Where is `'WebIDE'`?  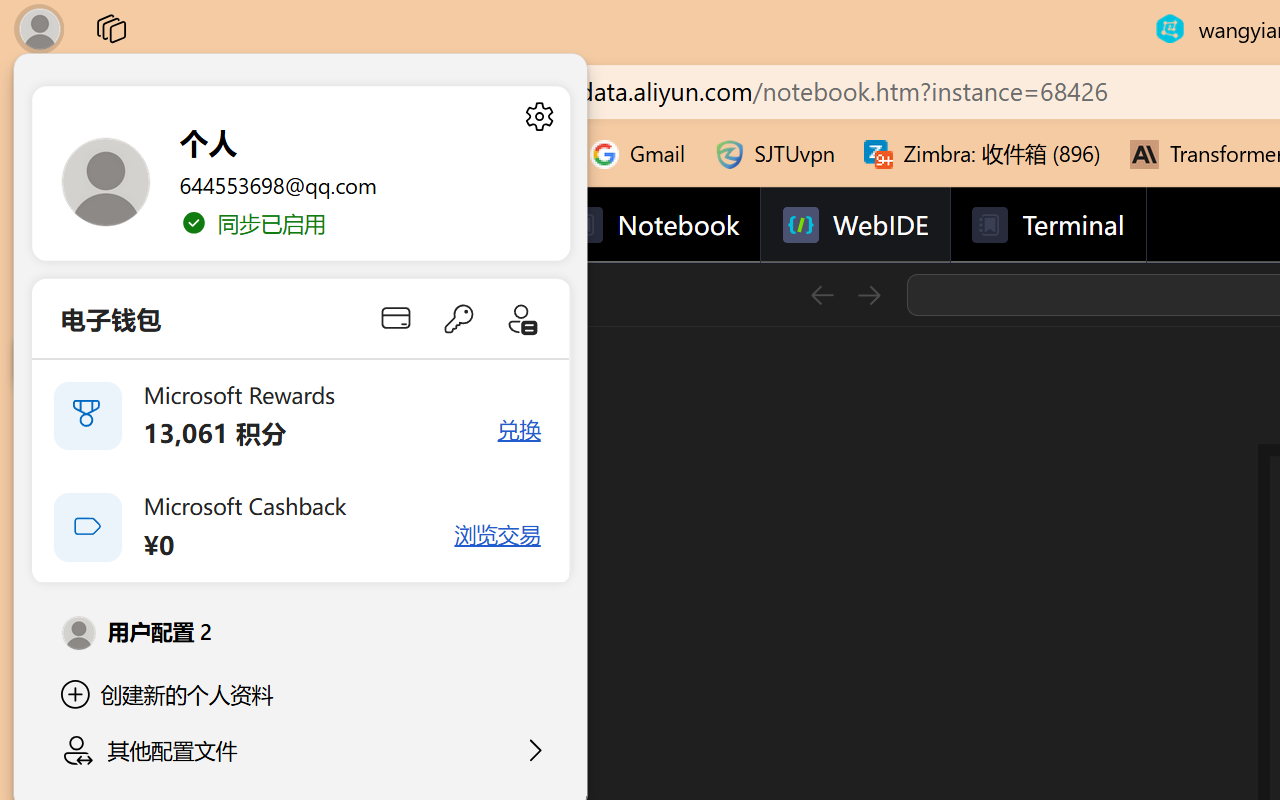
'WebIDE' is located at coordinates (855, 225).